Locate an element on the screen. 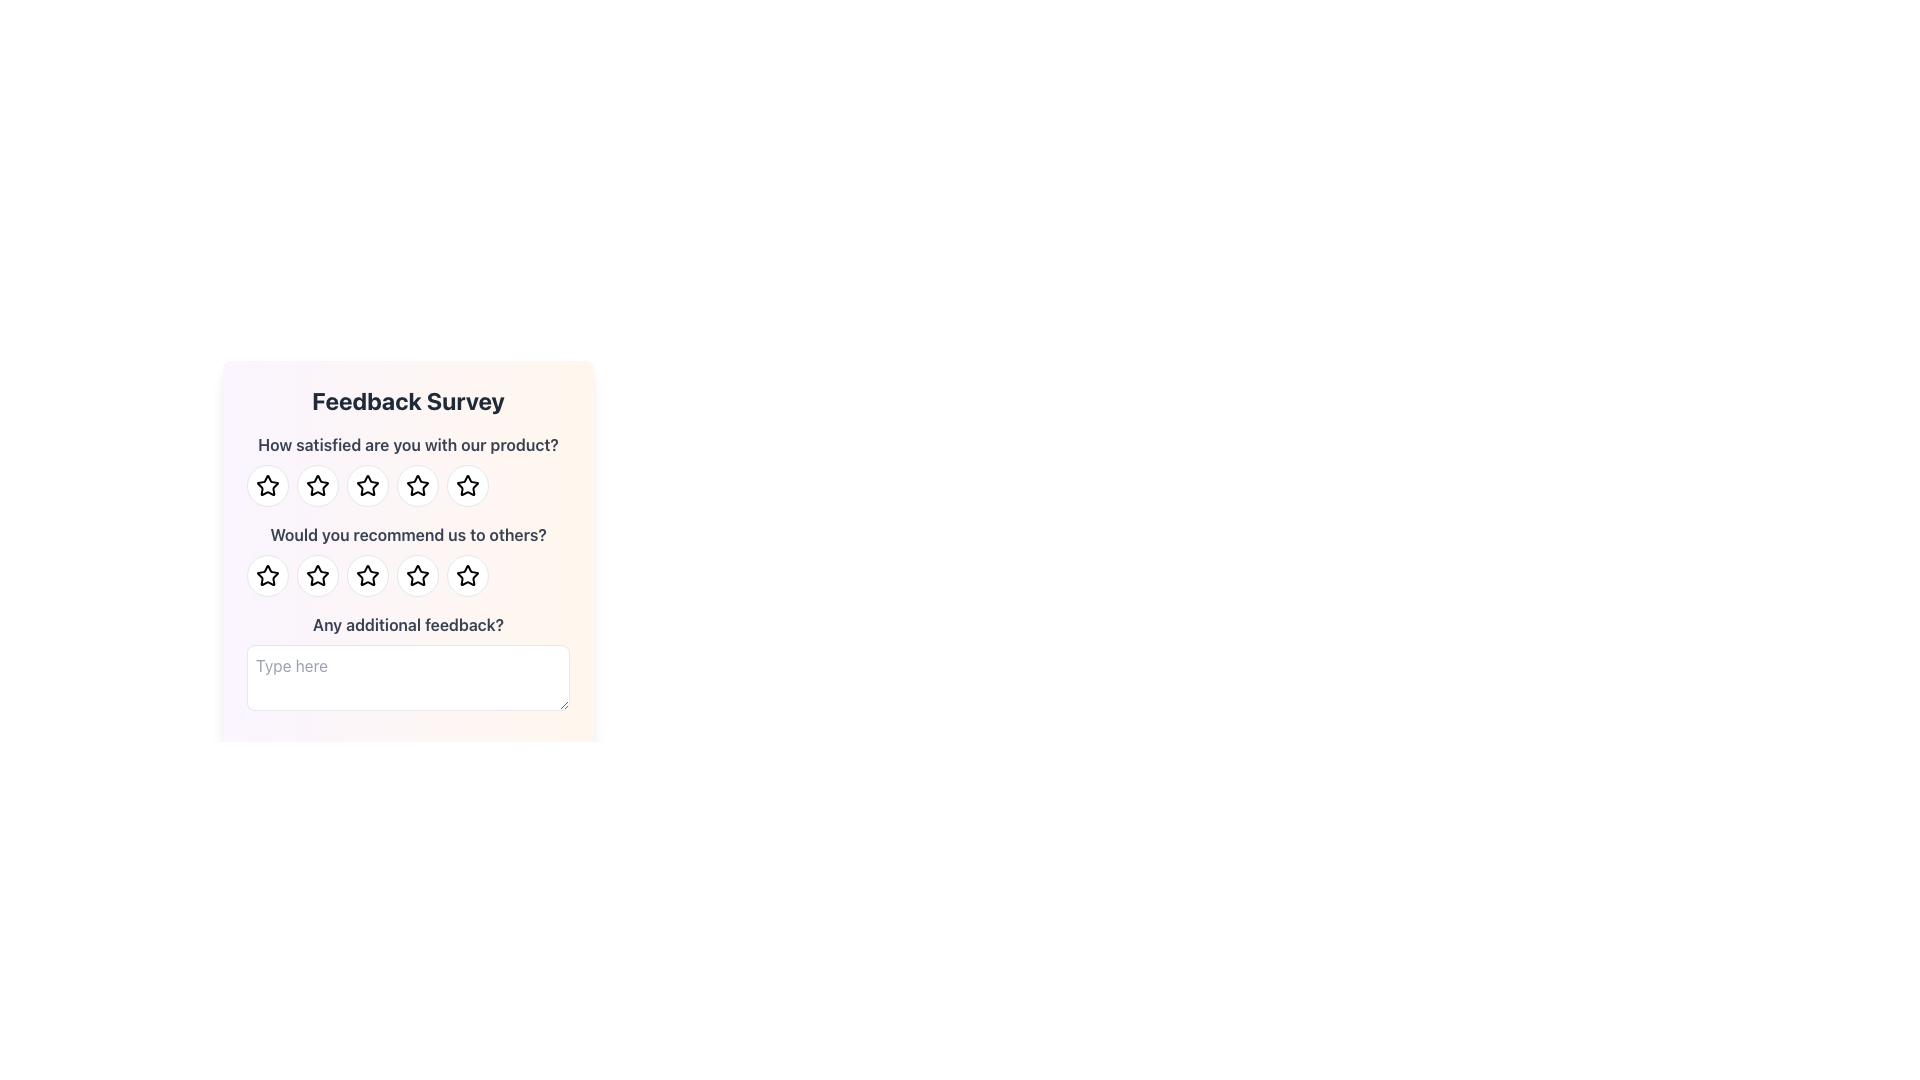 This screenshot has height=1080, width=1920. the first circular star button with a white background and black star icon is located at coordinates (267, 486).